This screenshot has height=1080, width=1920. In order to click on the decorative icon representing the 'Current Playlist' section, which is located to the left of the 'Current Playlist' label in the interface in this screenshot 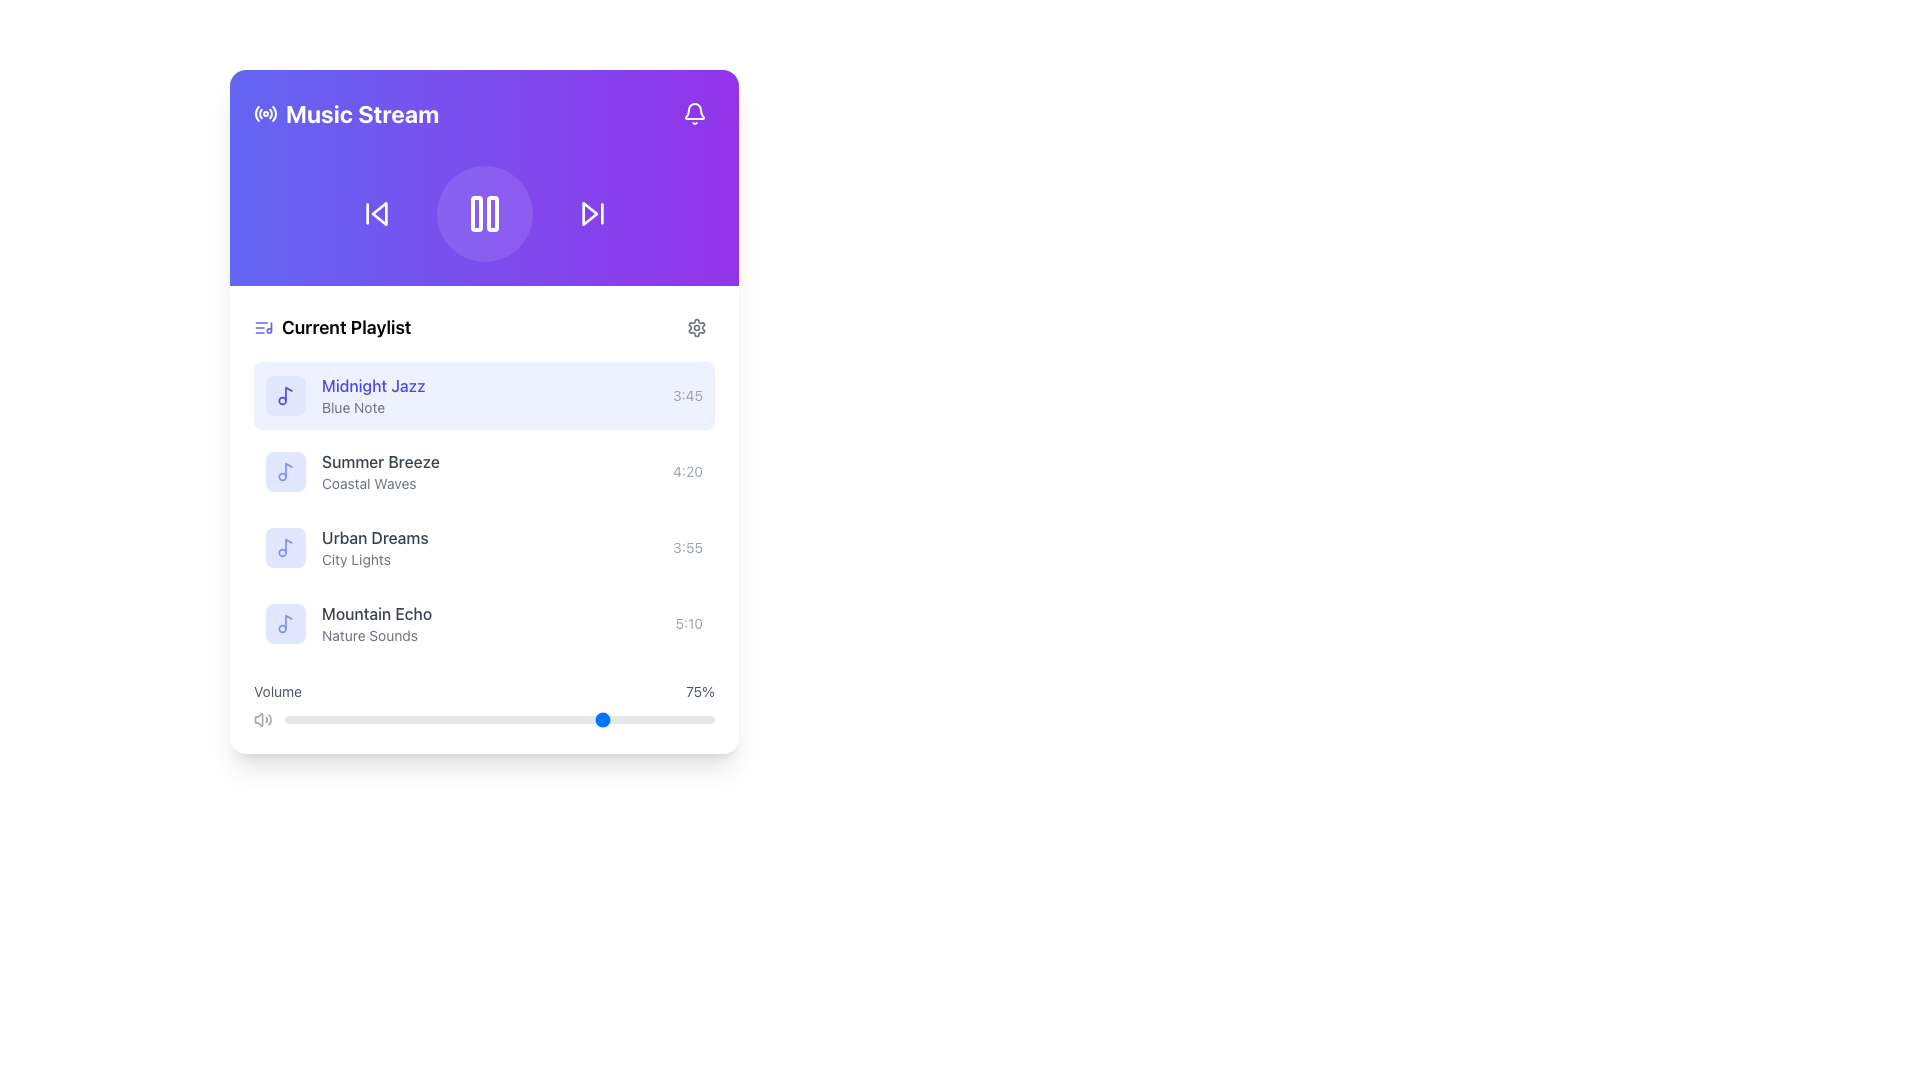, I will do `click(263, 326)`.